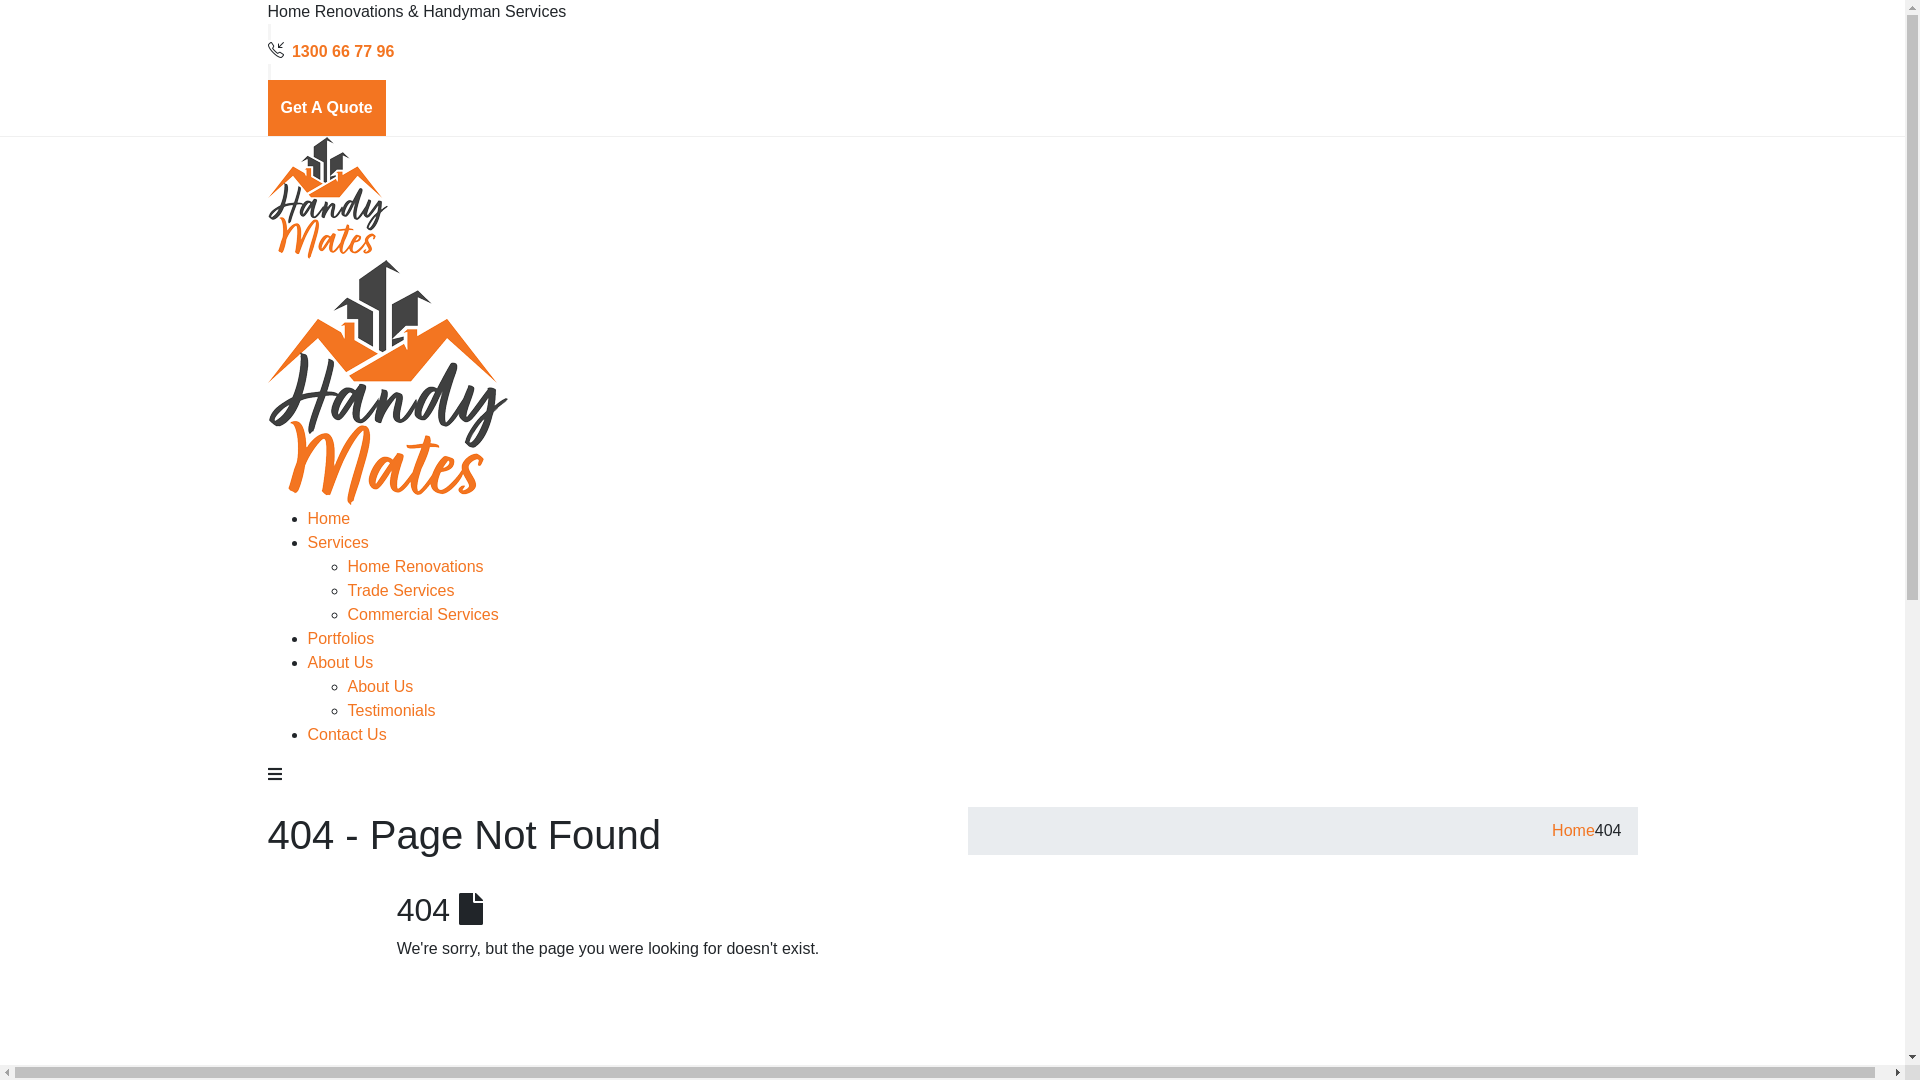 Image resolution: width=1920 pixels, height=1080 pixels. Describe the element at coordinates (340, 662) in the screenshot. I see `'About Us'` at that location.